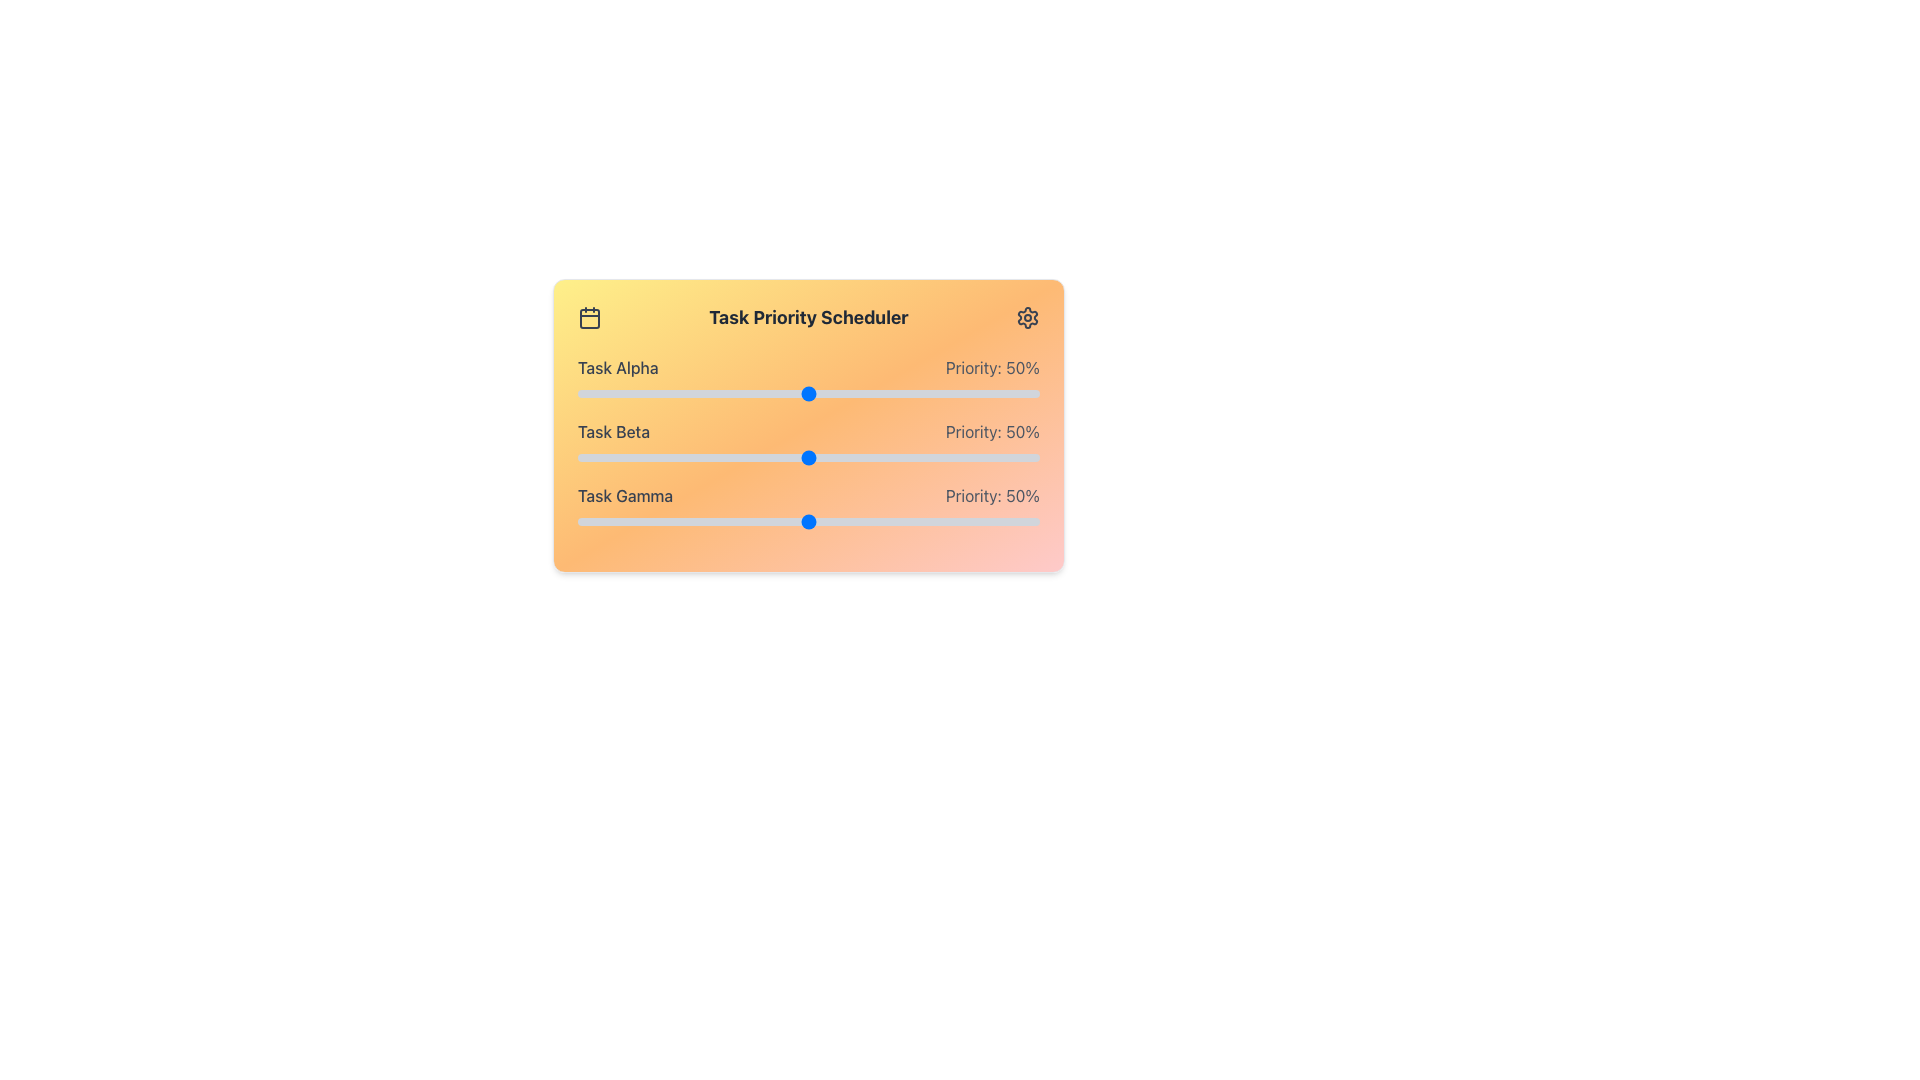 The height and width of the screenshot is (1080, 1920). Describe the element at coordinates (809, 520) in the screenshot. I see `the priority of Task Gamma` at that location.